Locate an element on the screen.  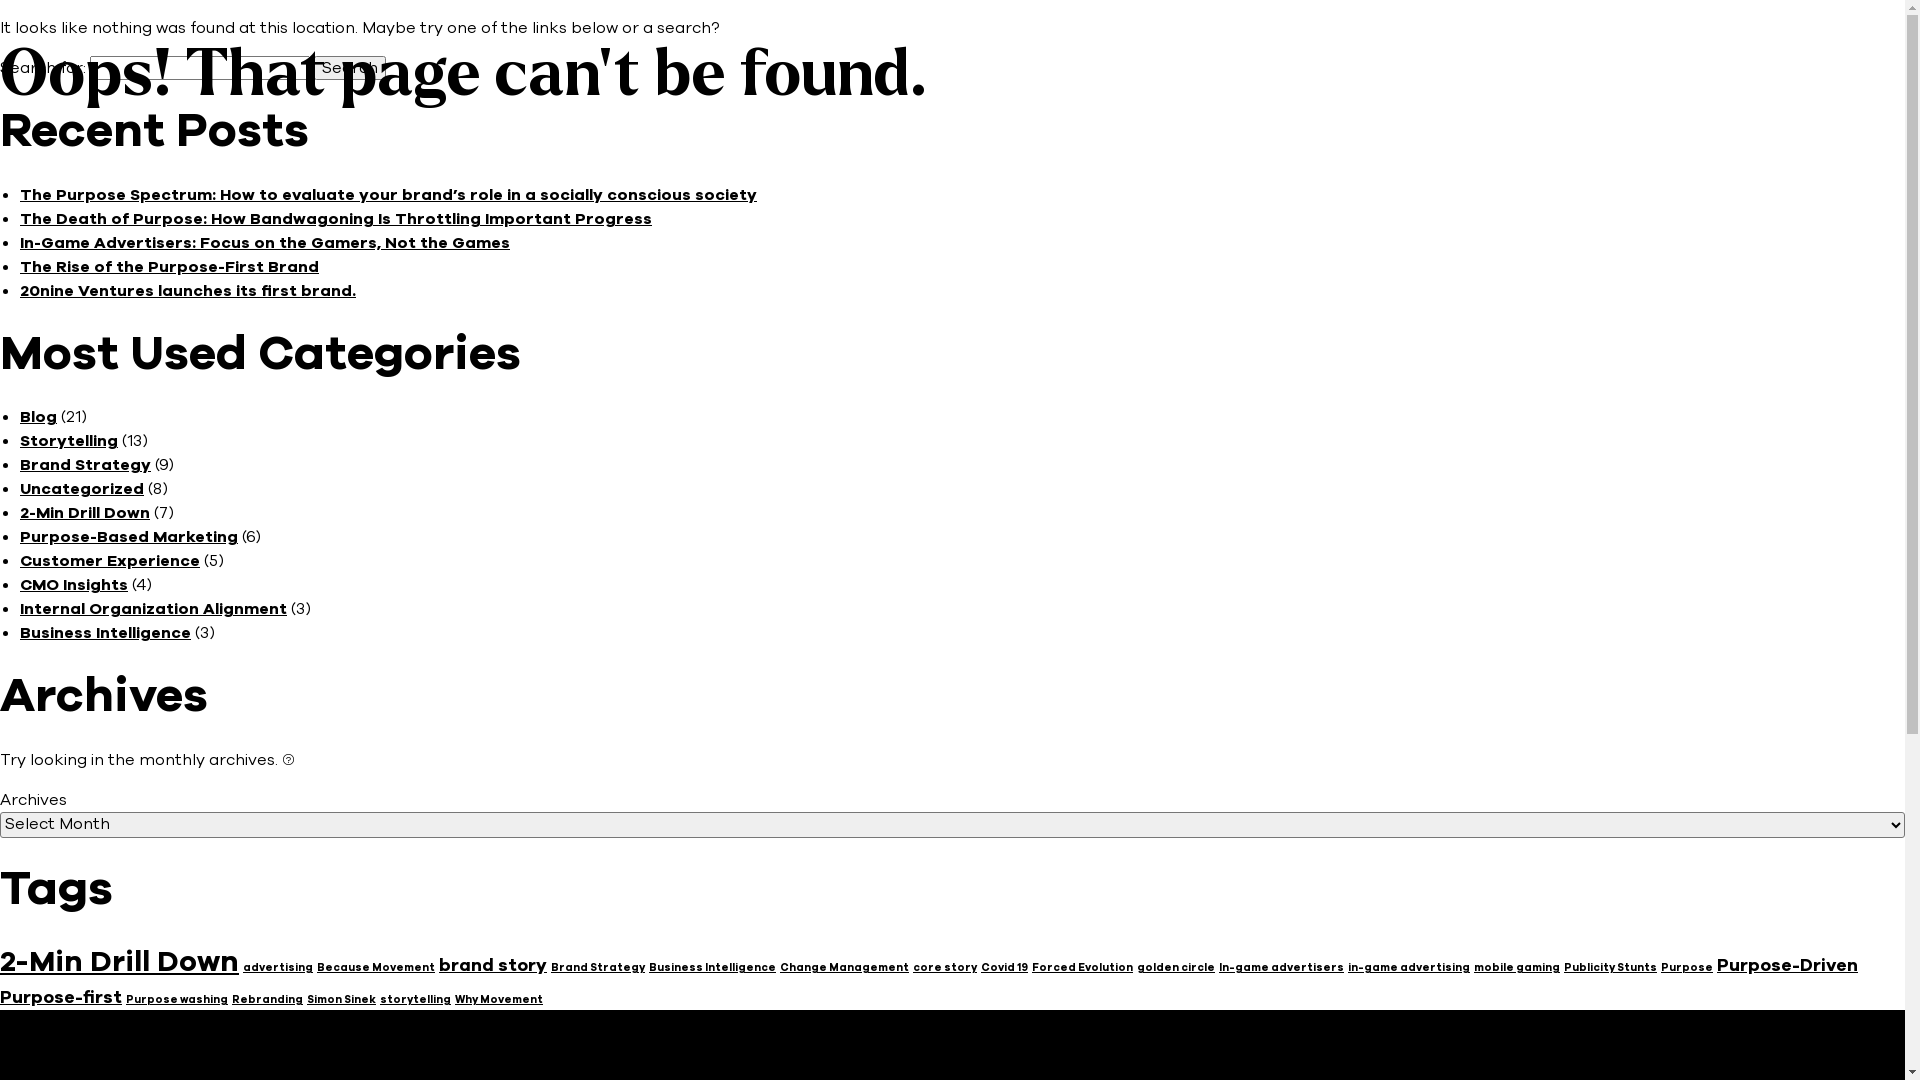
'Forced Evolution' is located at coordinates (1081, 966).